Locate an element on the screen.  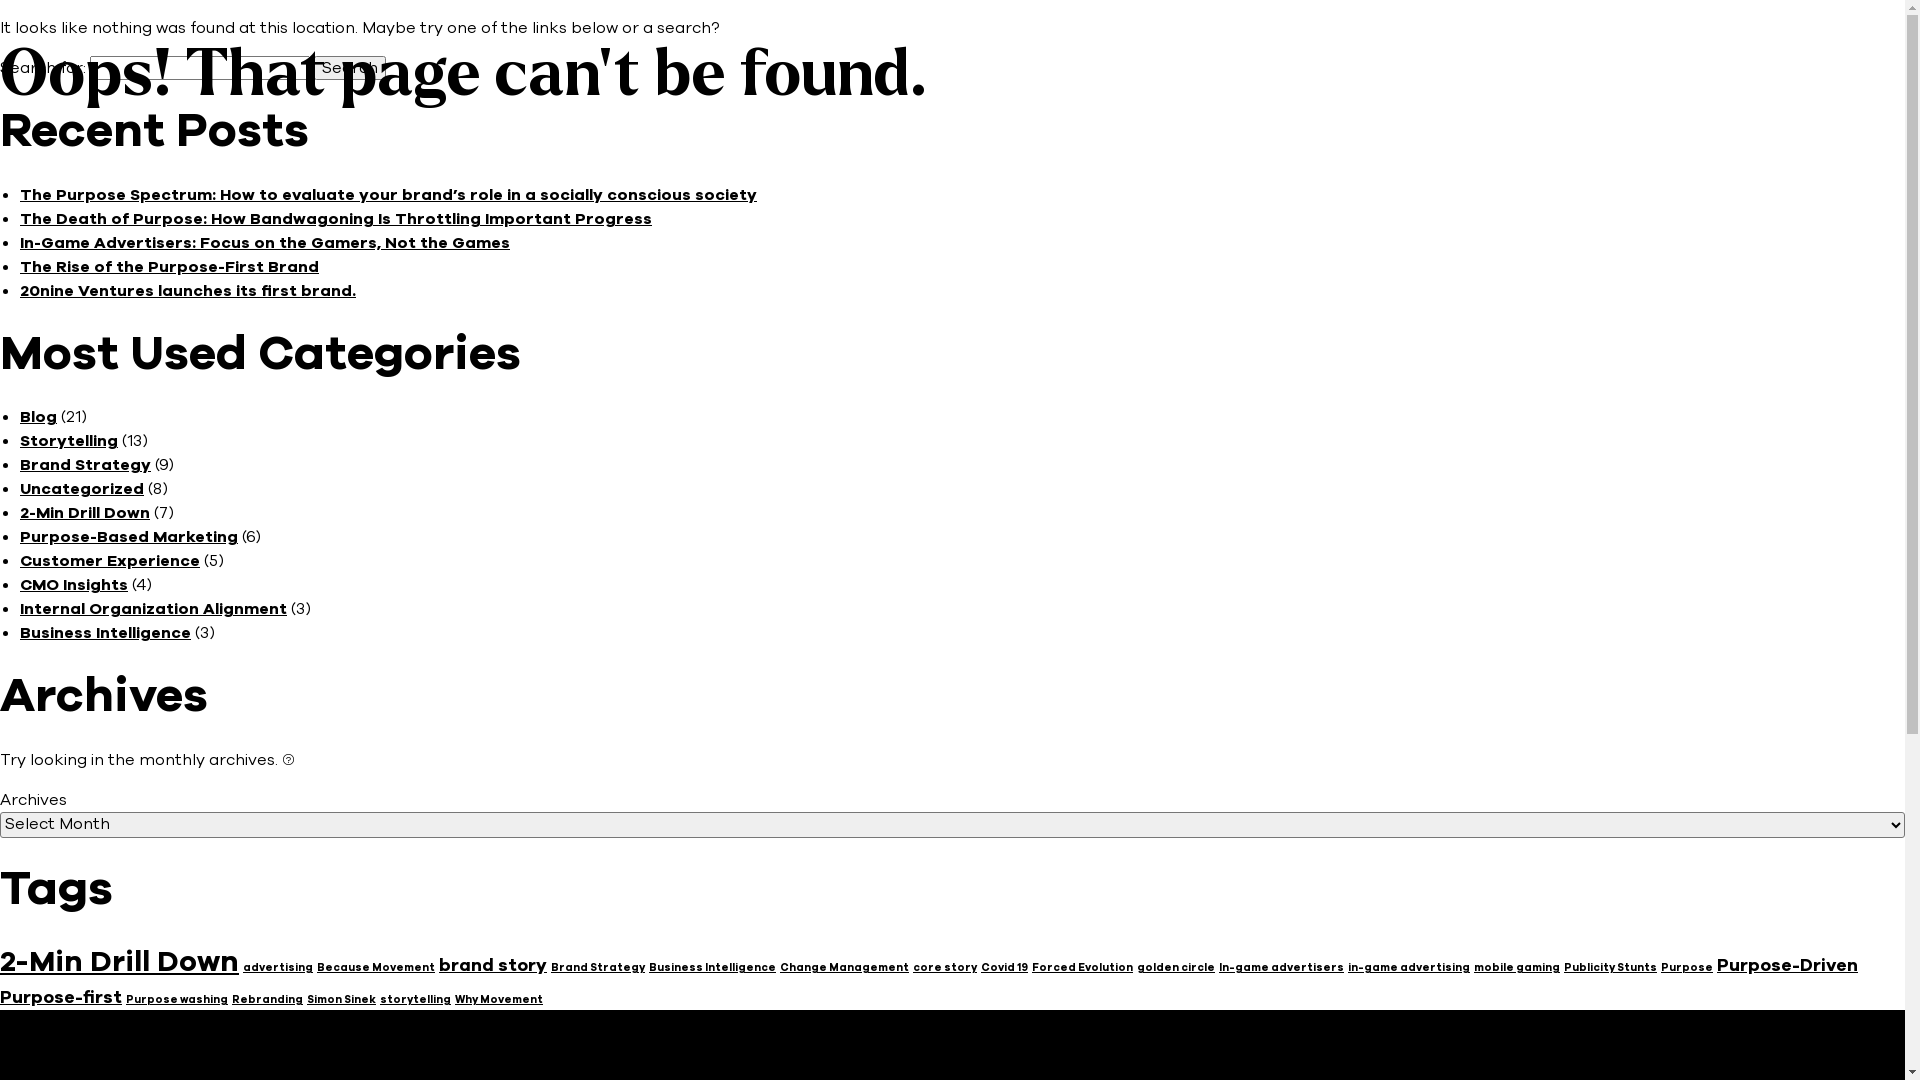
'Forced Evolution' is located at coordinates (1081, 966).